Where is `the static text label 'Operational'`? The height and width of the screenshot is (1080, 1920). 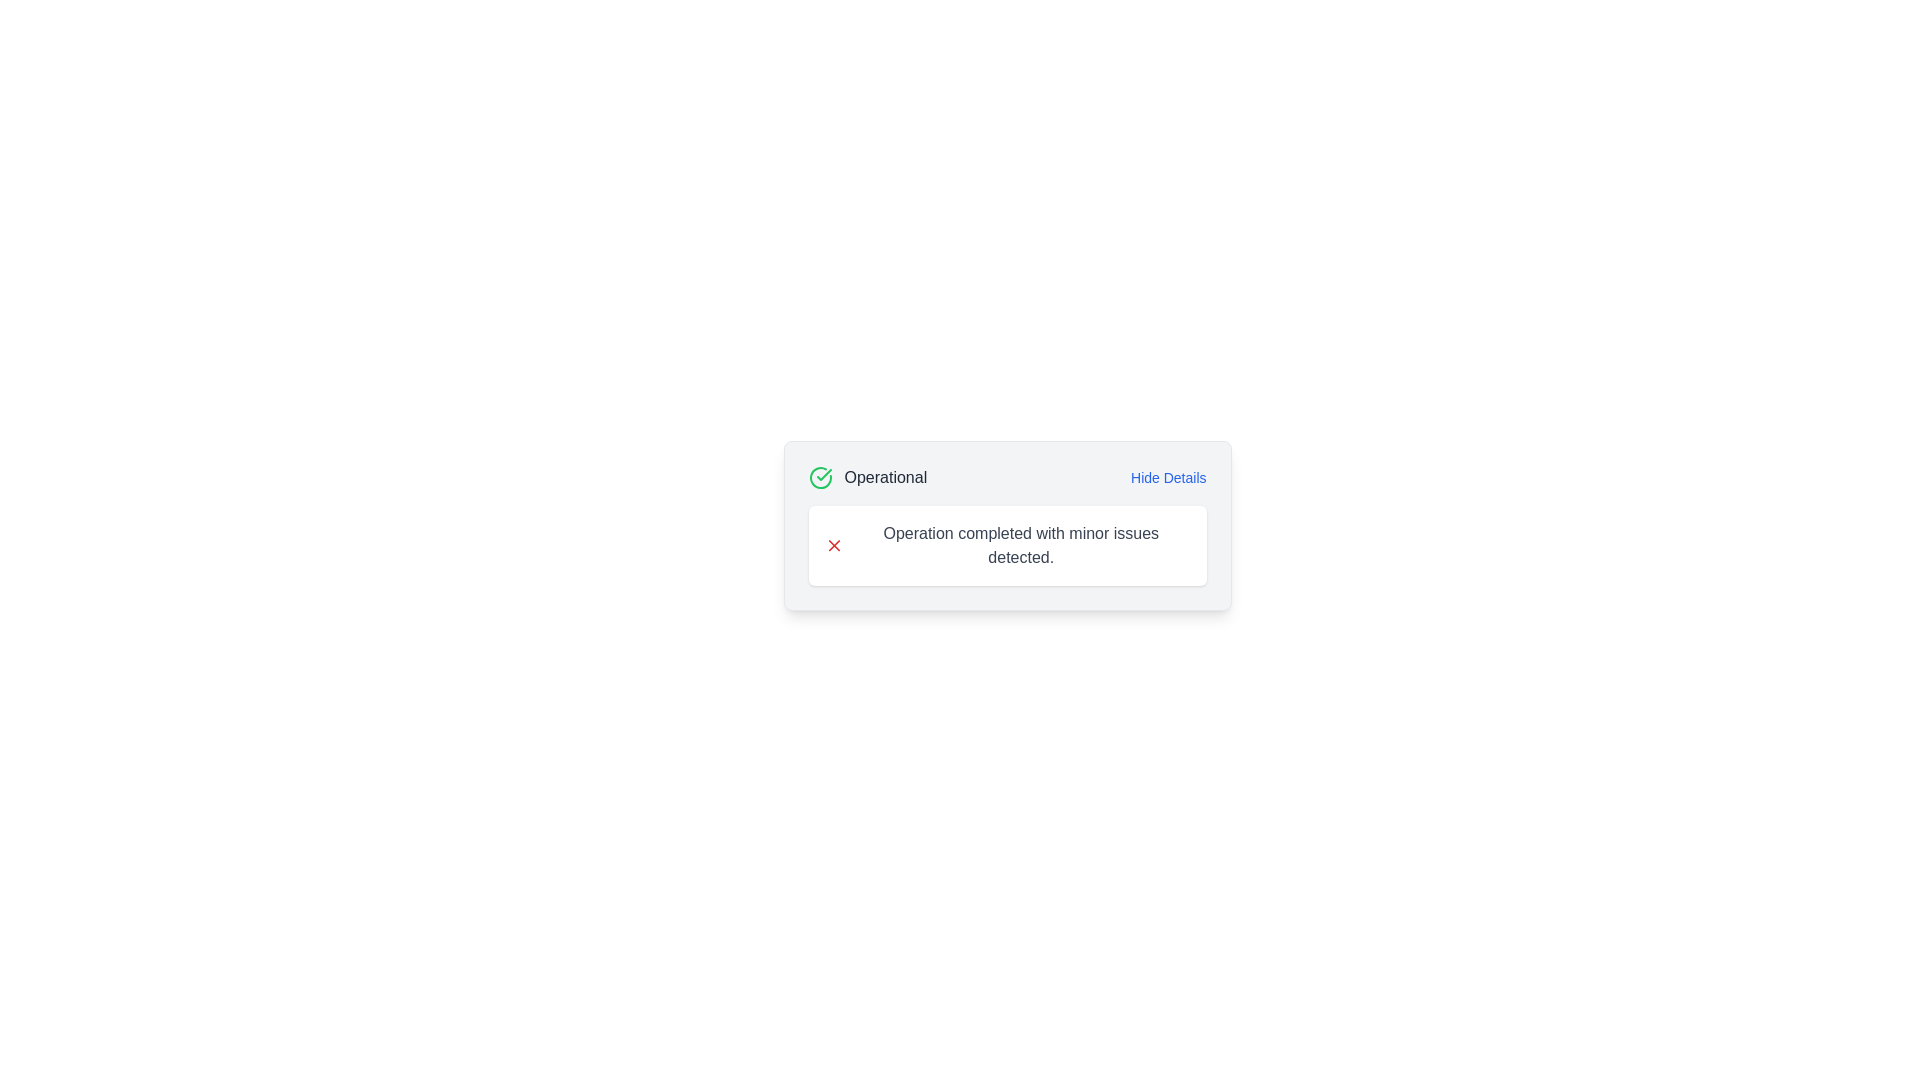
the static text label 'Operational' is located at coordinates (884, 478).